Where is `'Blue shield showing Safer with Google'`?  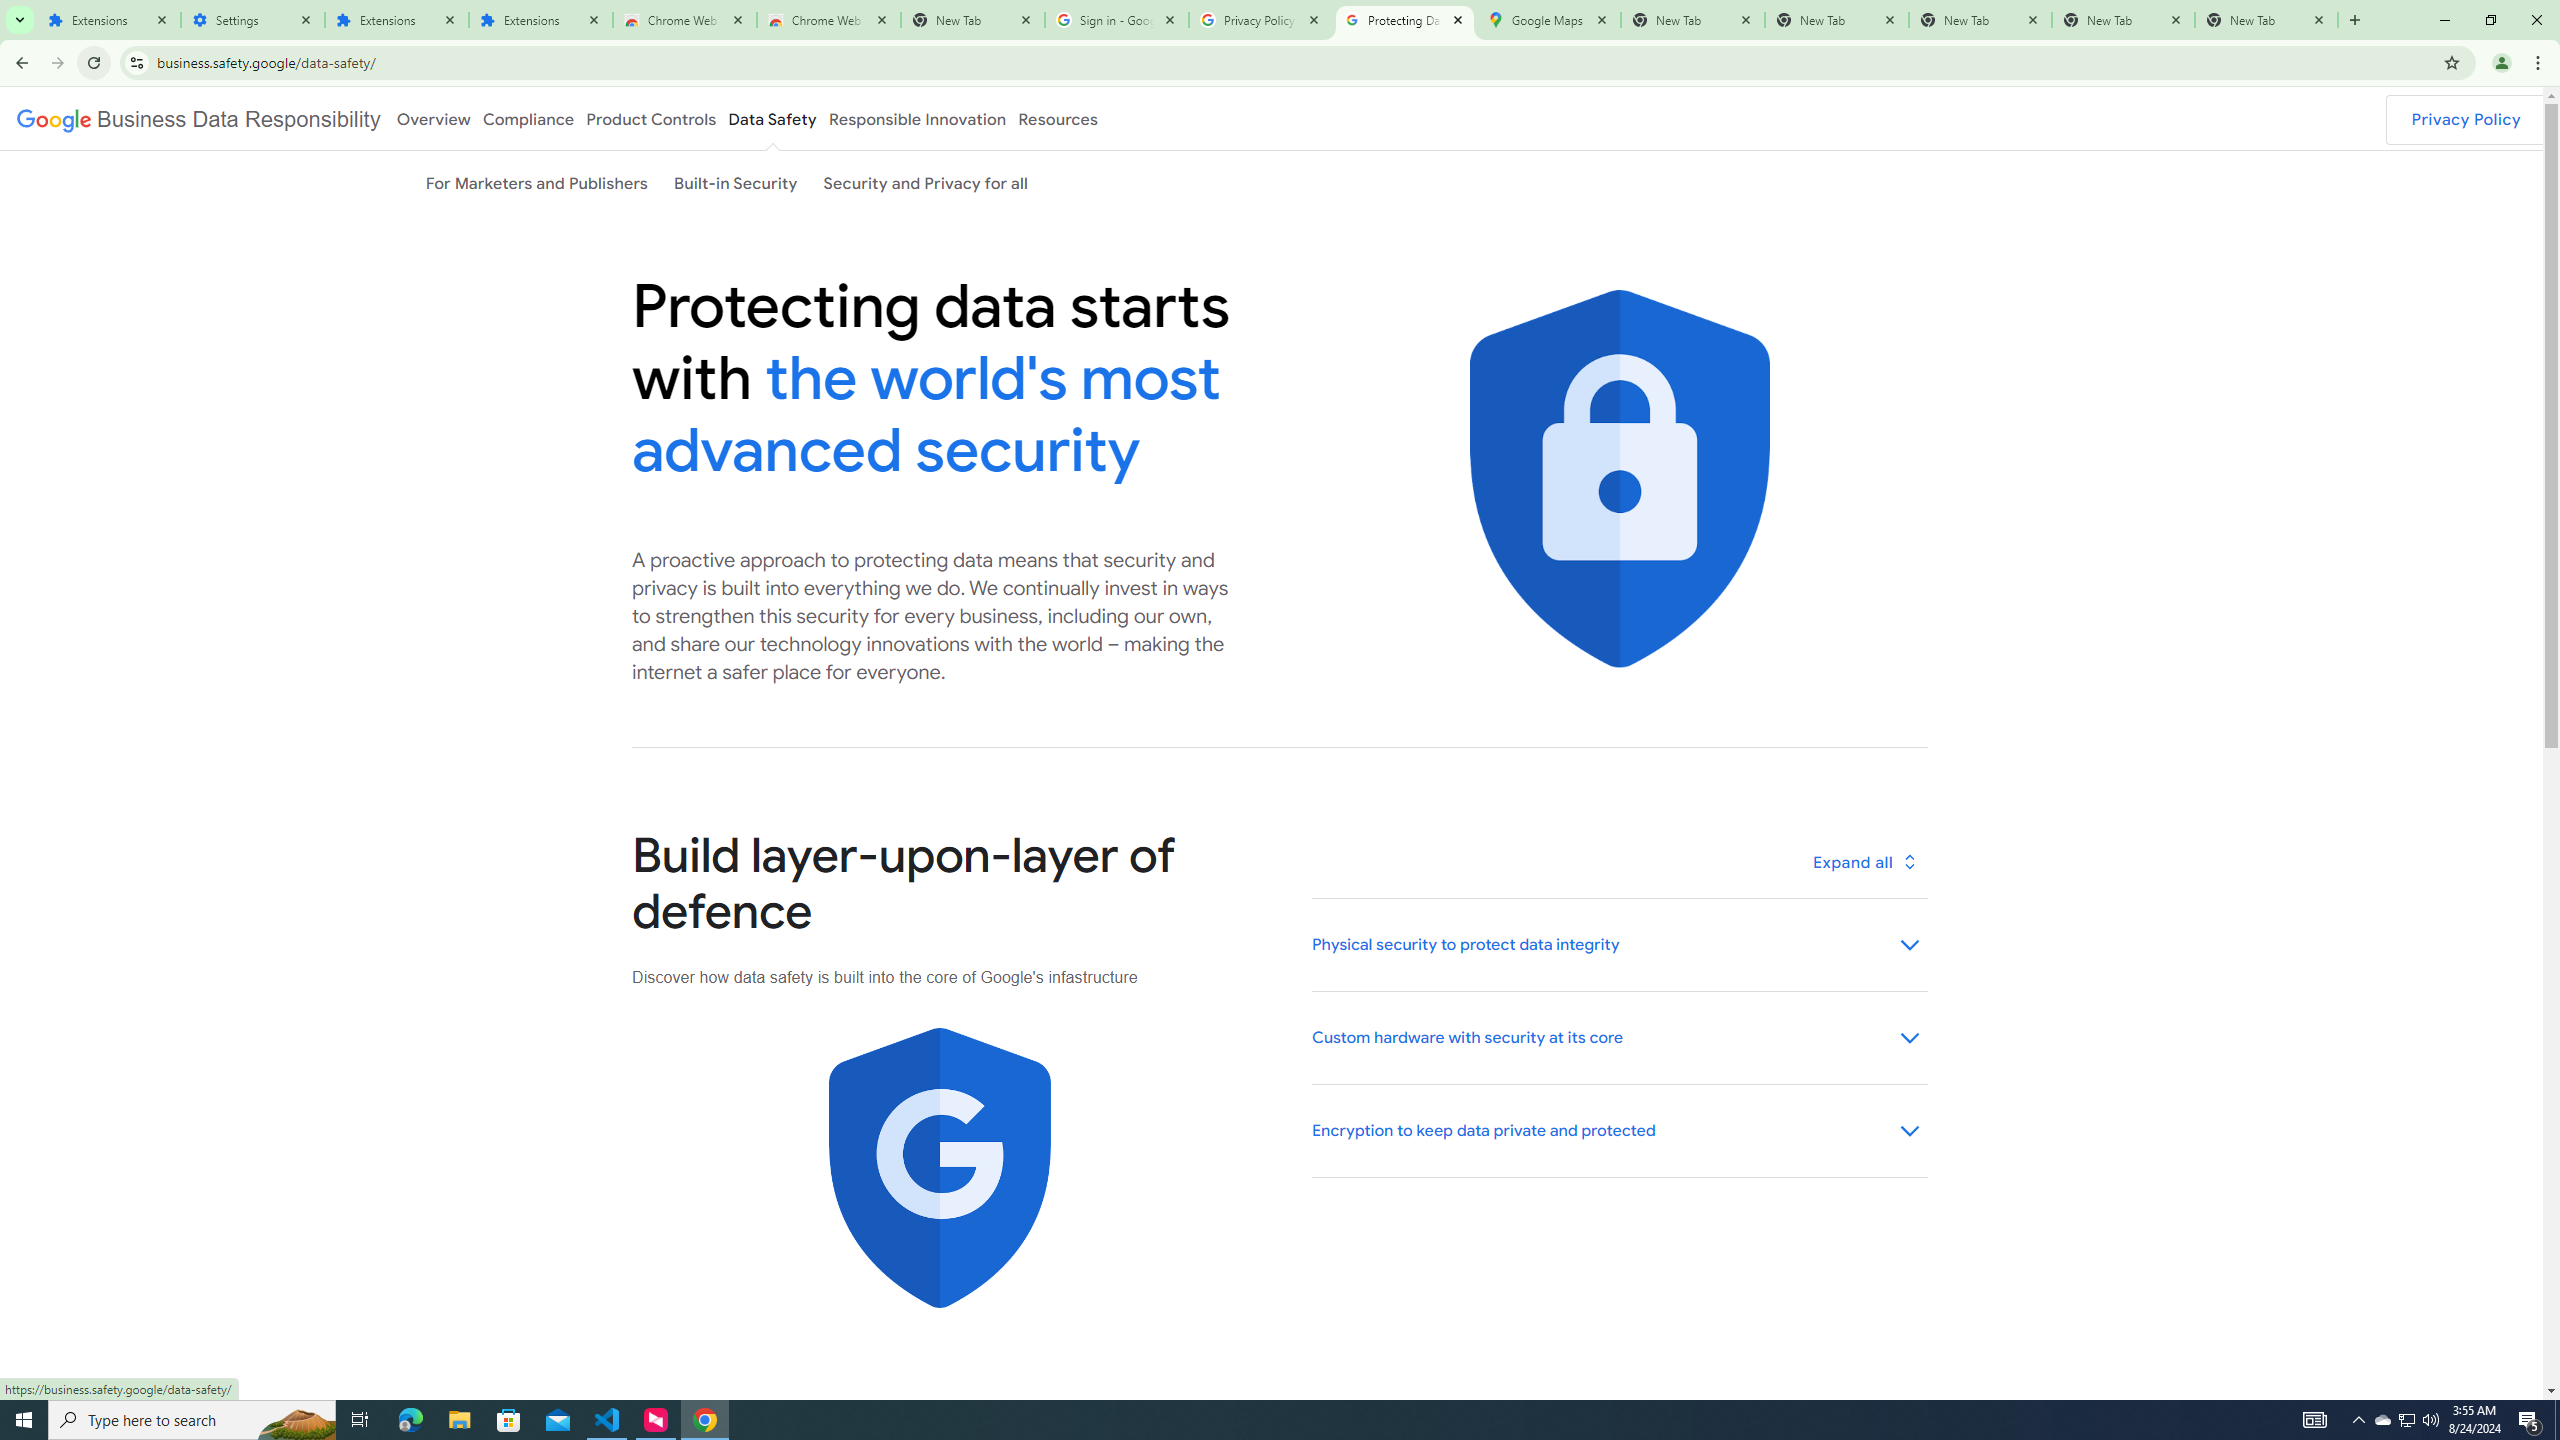 'Blue shield showing Safer with Google' is located at coordinates (938, 1167).